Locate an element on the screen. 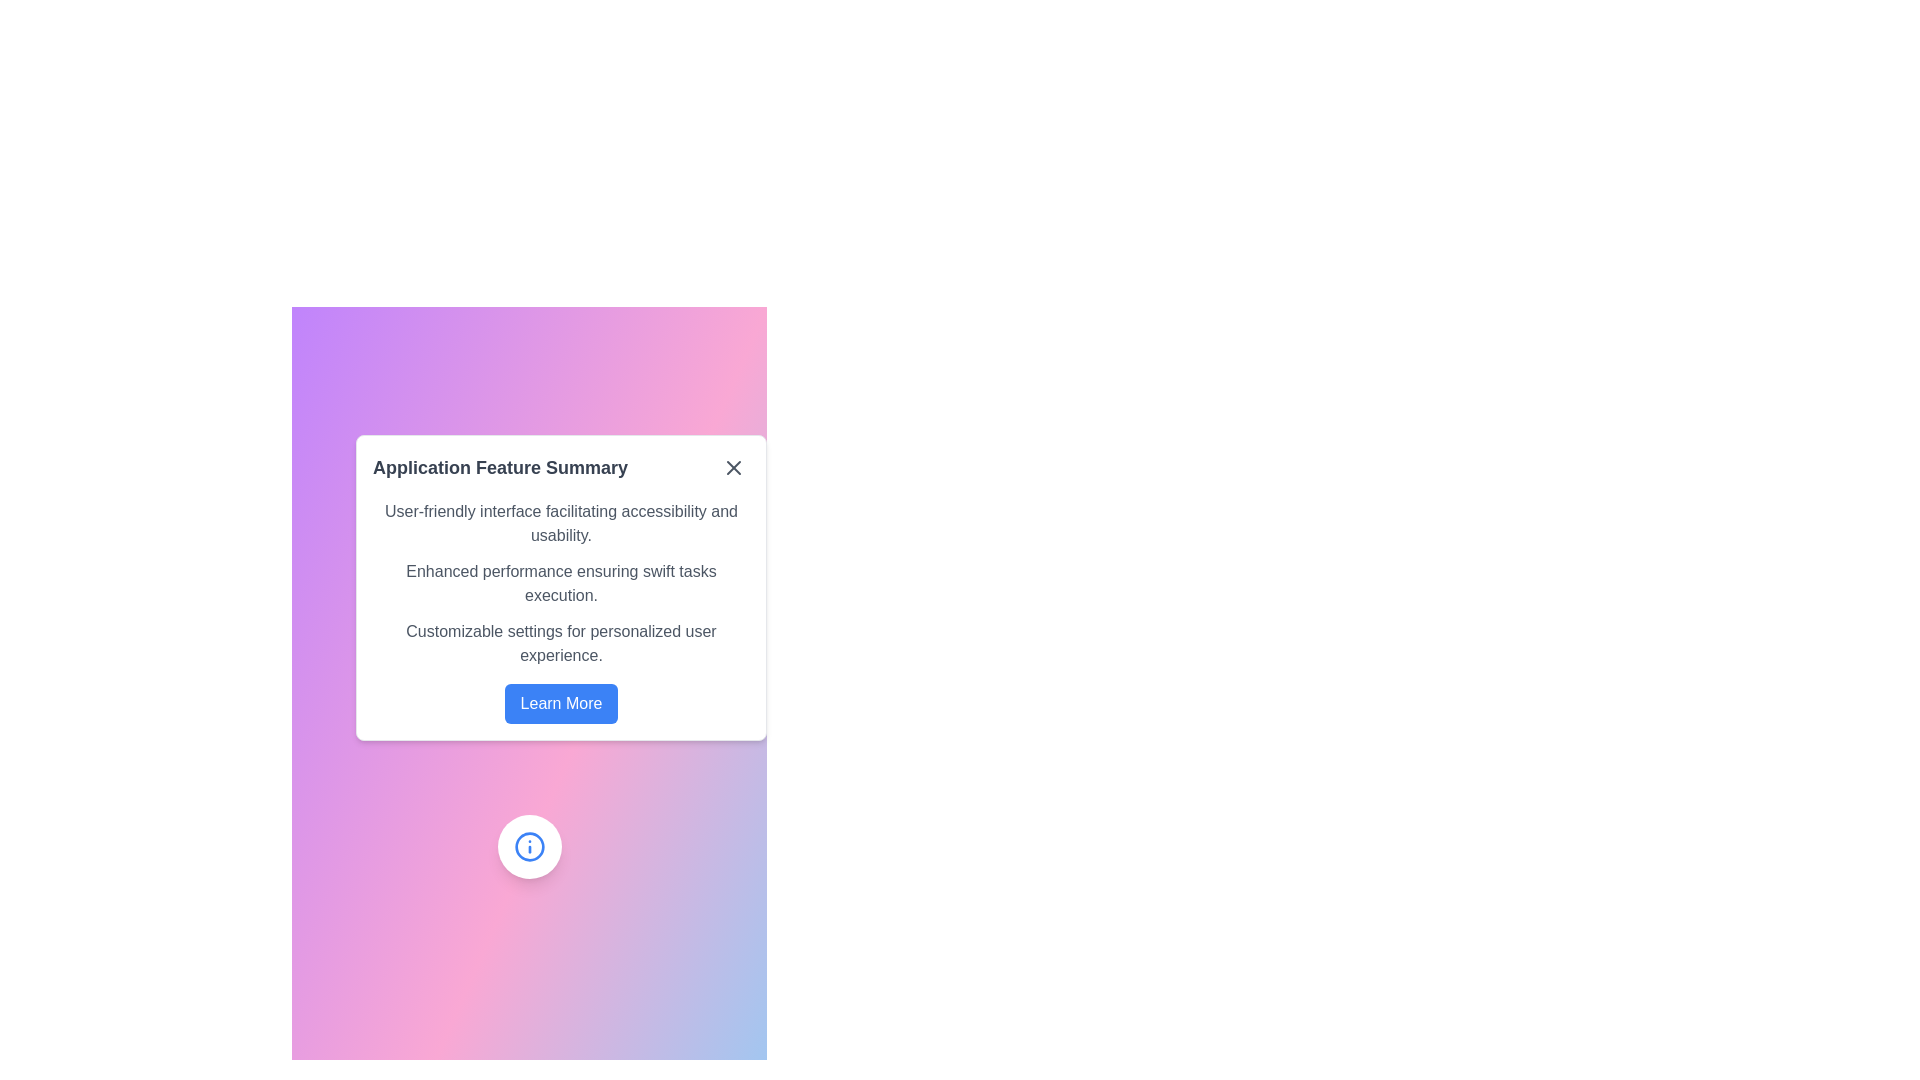  descriptive information text about the usability features of the application, which is the first item in the vertical list within the 'Application Feature Summary' section is located at coordinates (560, 523).